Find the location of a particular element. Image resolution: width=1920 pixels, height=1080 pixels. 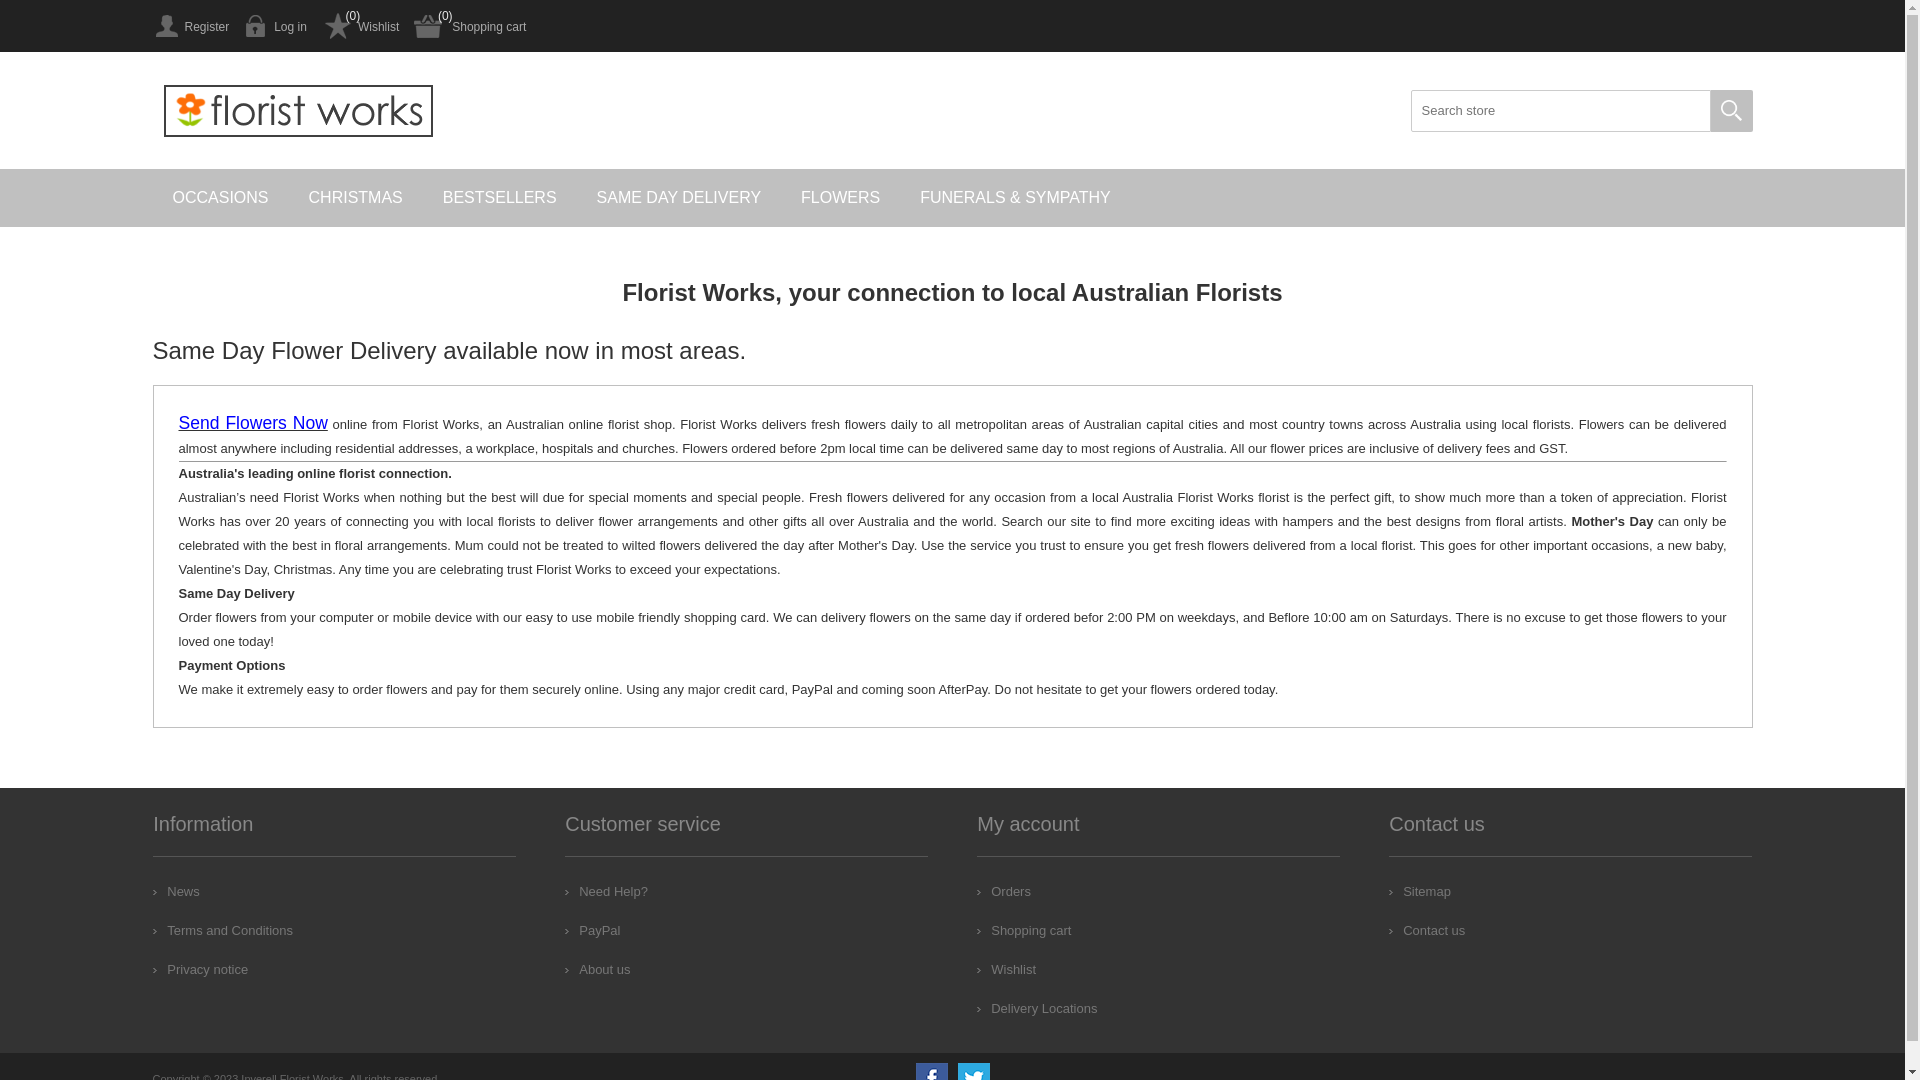

'Orders' is located at coordinates (1003, 890).